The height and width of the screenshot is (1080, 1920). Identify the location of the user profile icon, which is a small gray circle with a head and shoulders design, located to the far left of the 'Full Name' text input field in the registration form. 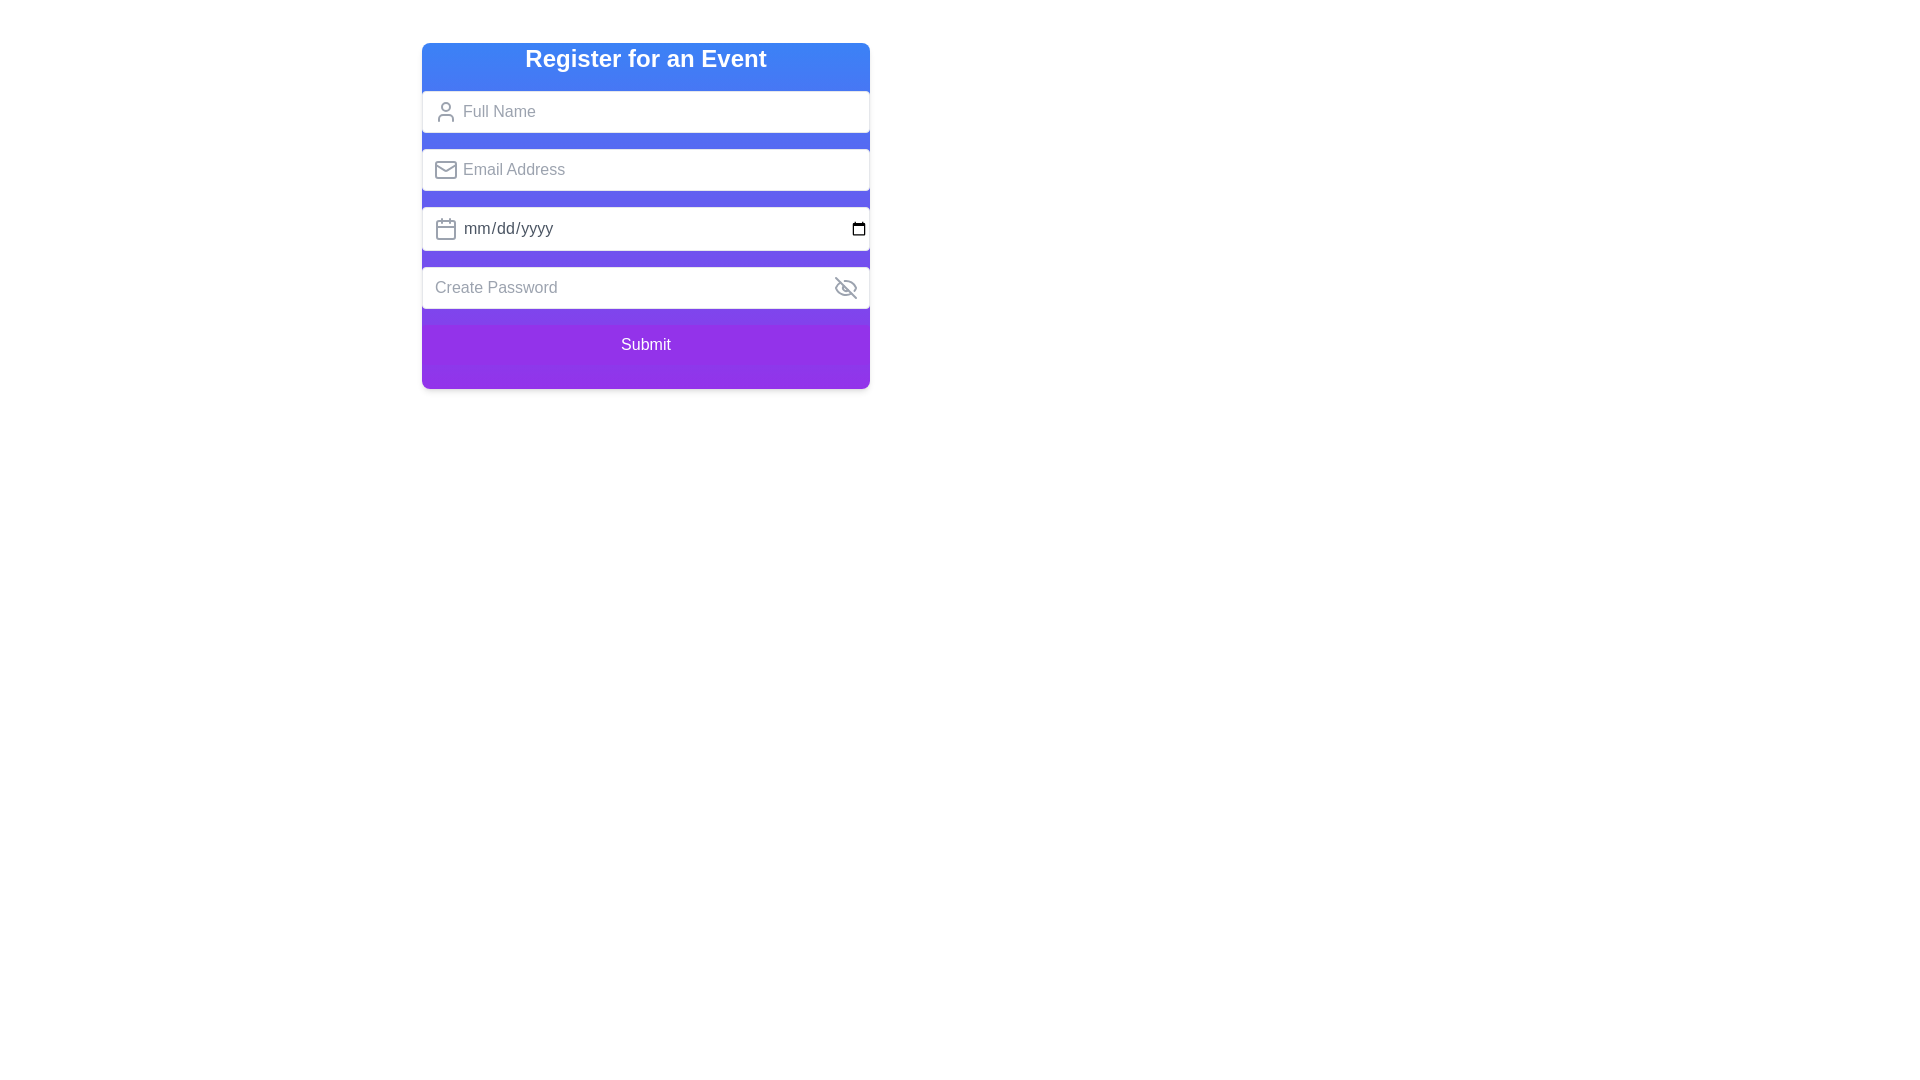
(445, 111).